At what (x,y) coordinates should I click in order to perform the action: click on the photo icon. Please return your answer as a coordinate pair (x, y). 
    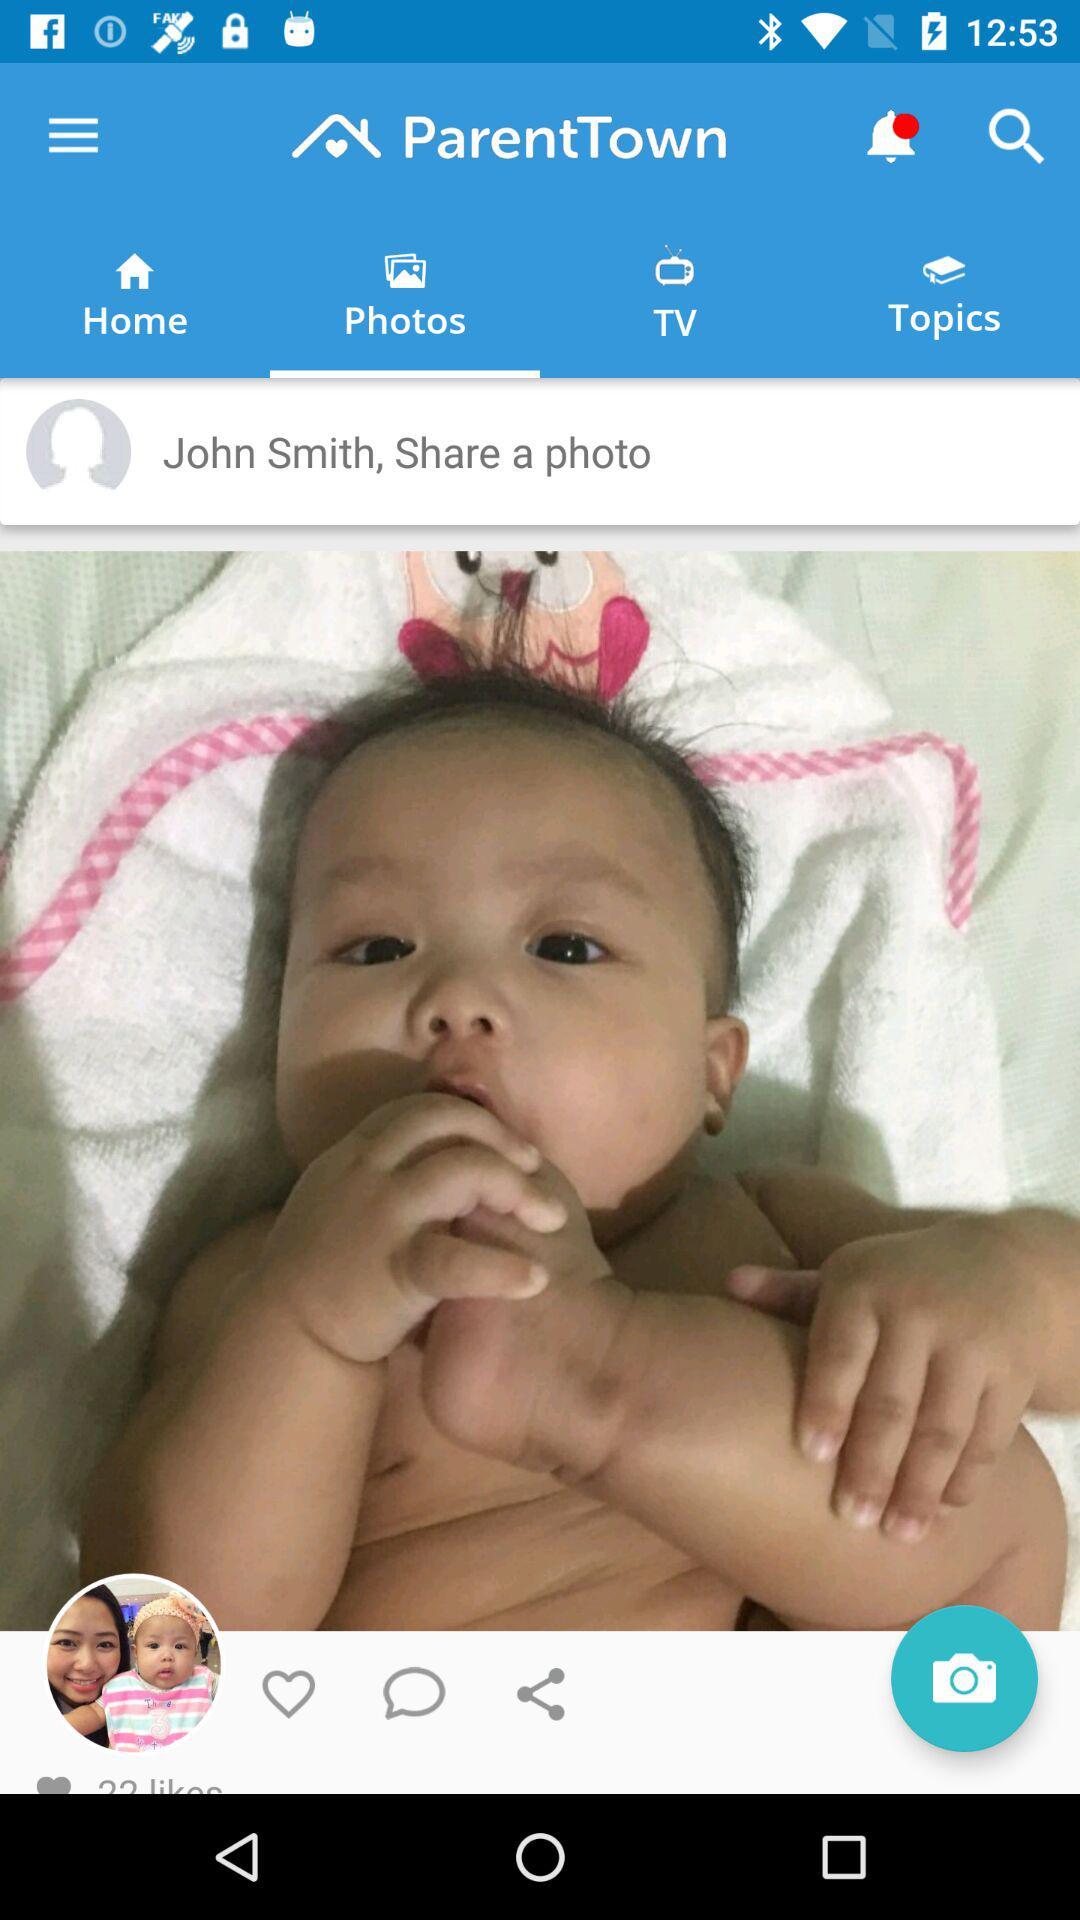
    Looking at the image, I should click on (963, 1678).